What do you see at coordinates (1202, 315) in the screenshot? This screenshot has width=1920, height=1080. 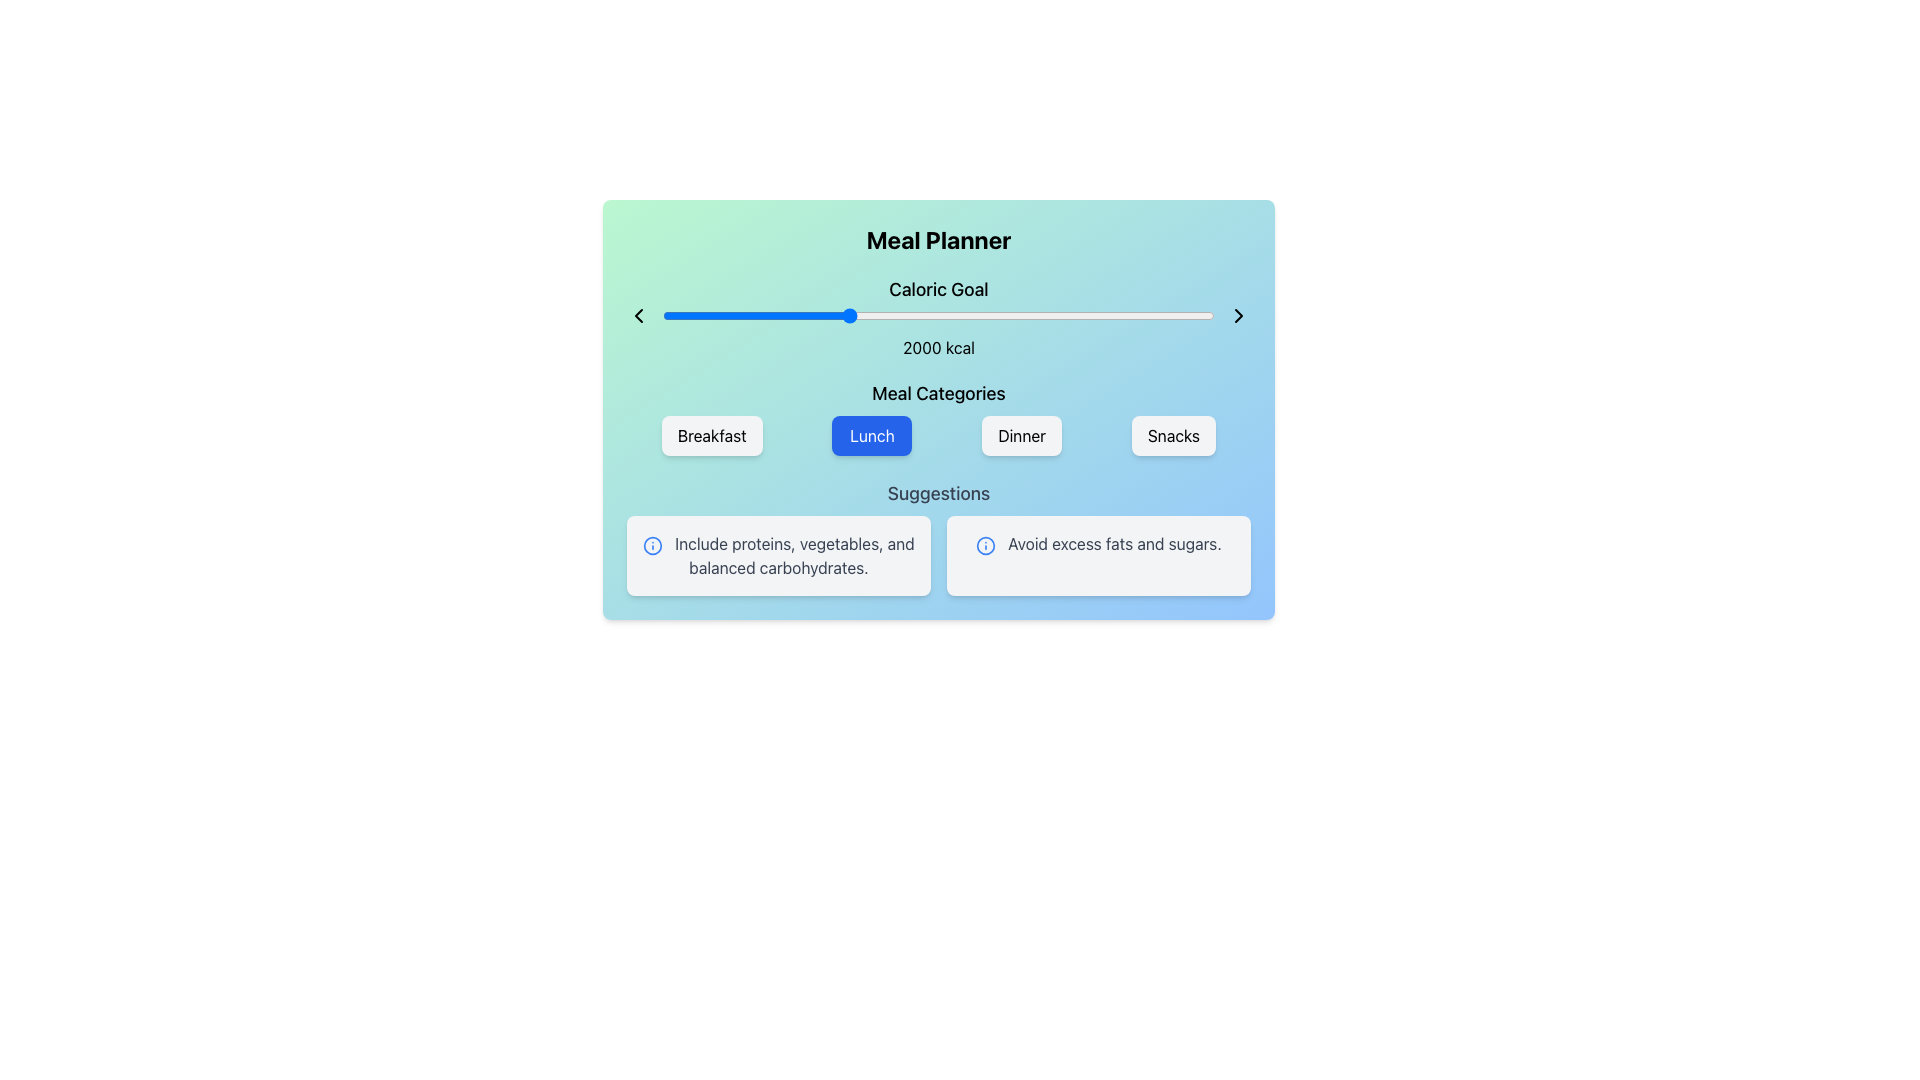 I see `the caloric goal` at bounding box center [1202, 315].